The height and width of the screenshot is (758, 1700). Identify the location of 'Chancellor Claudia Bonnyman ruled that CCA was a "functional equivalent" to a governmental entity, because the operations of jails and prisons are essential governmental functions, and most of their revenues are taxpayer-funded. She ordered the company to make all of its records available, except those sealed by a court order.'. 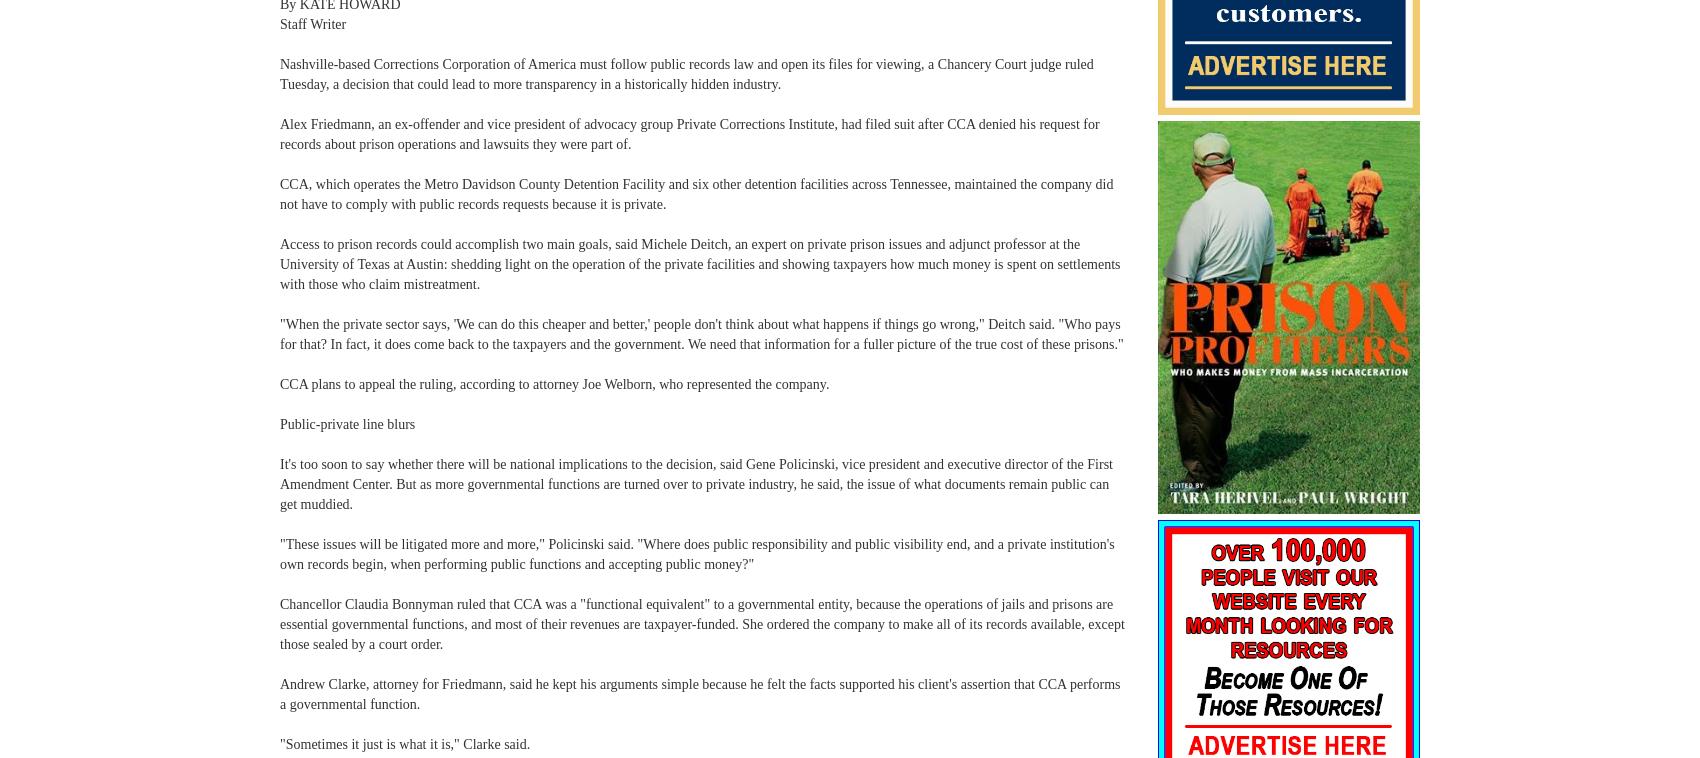
(279, 624).